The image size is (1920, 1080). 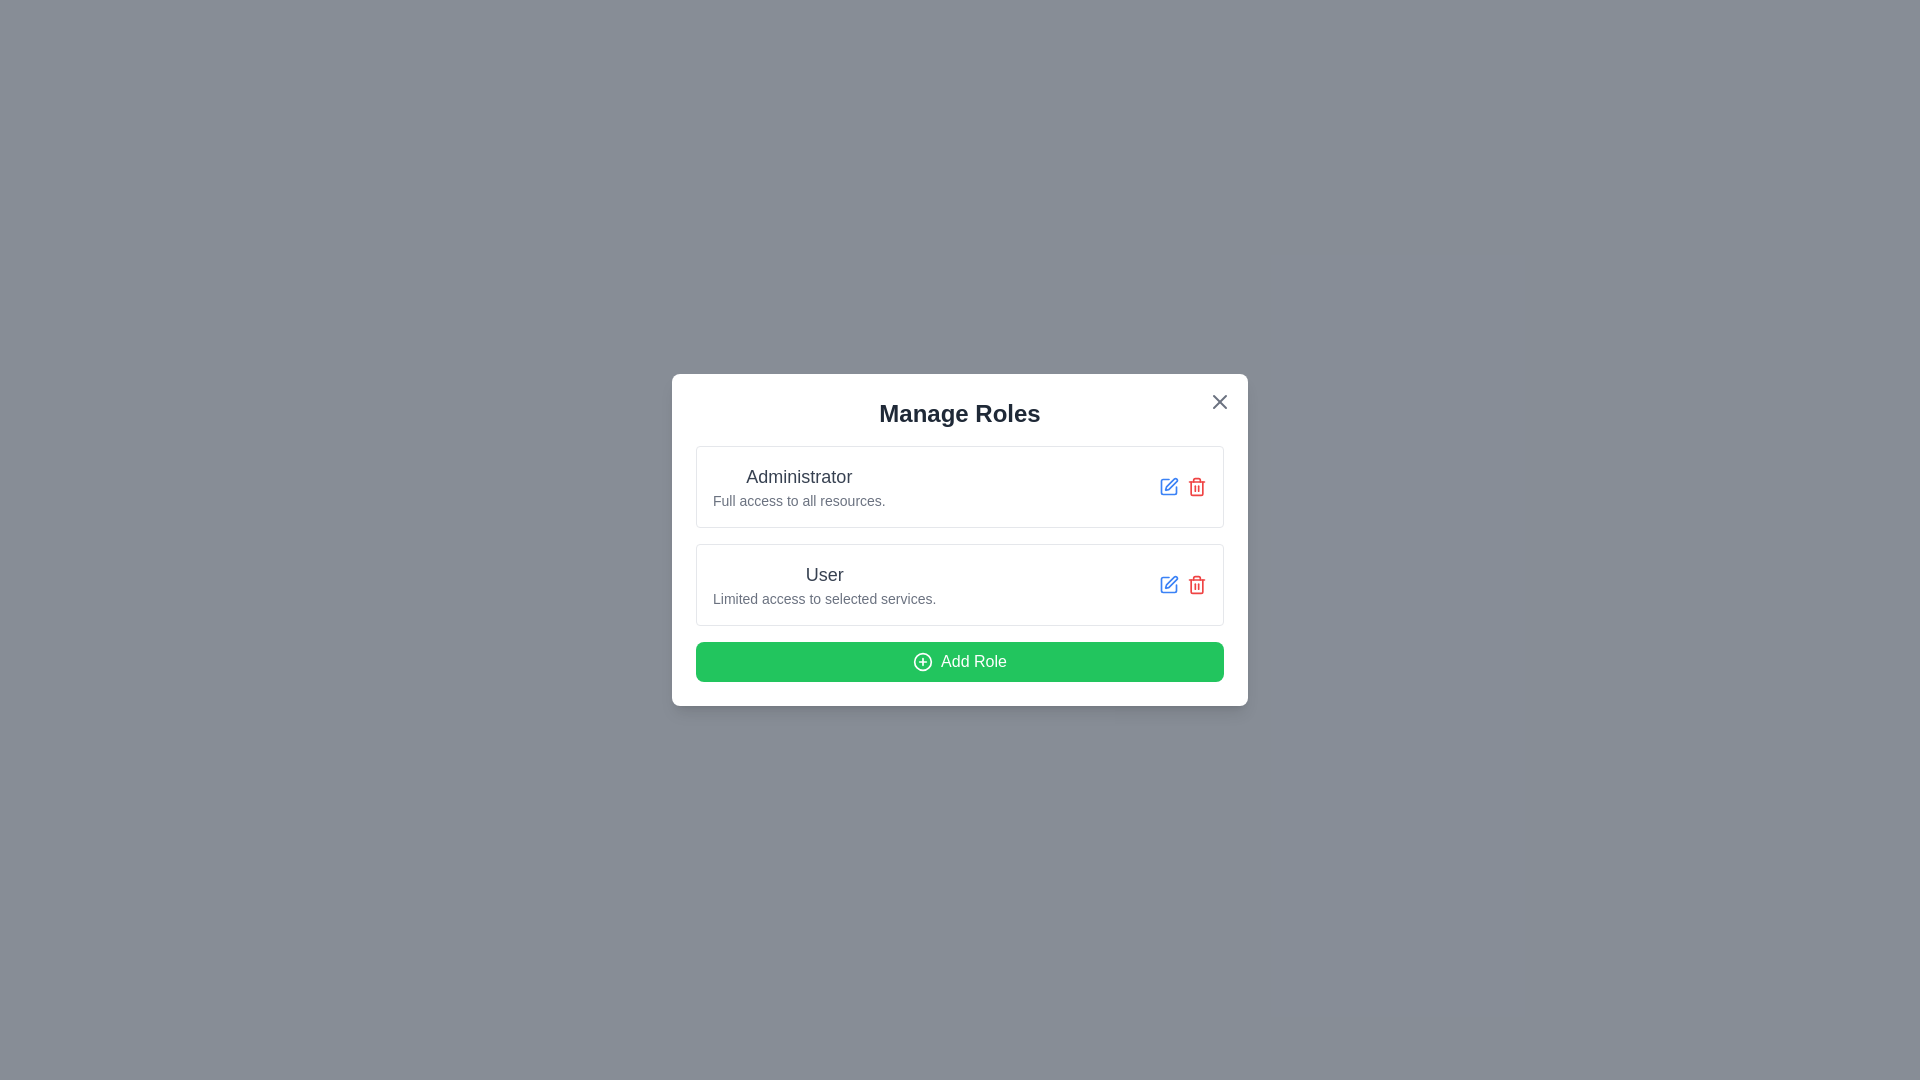 What do you see at coordinates (1182, 585) in the screenshot?
I see `the red trash bin icon in the bottom-right corner of the 'User' card` at bounding box center [1182, 585].